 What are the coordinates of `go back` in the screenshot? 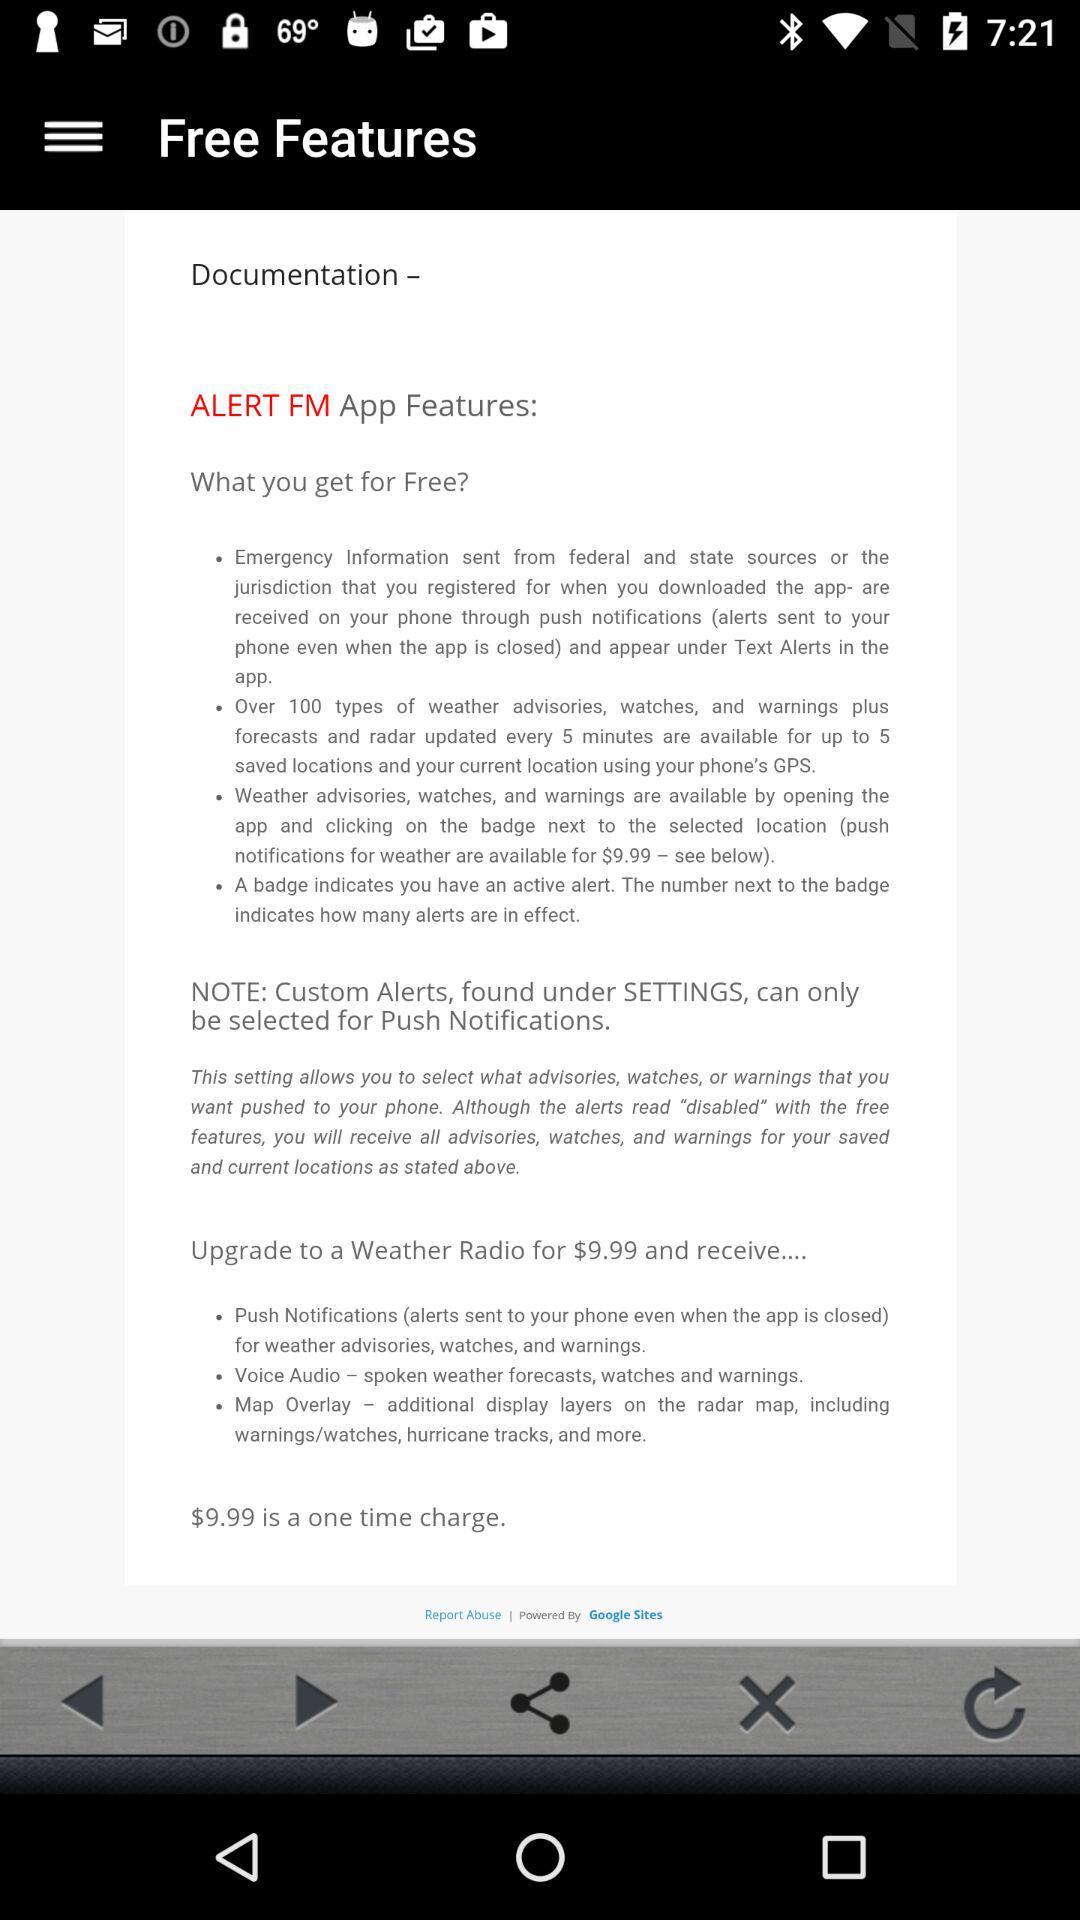 It's located at (84, 1702).